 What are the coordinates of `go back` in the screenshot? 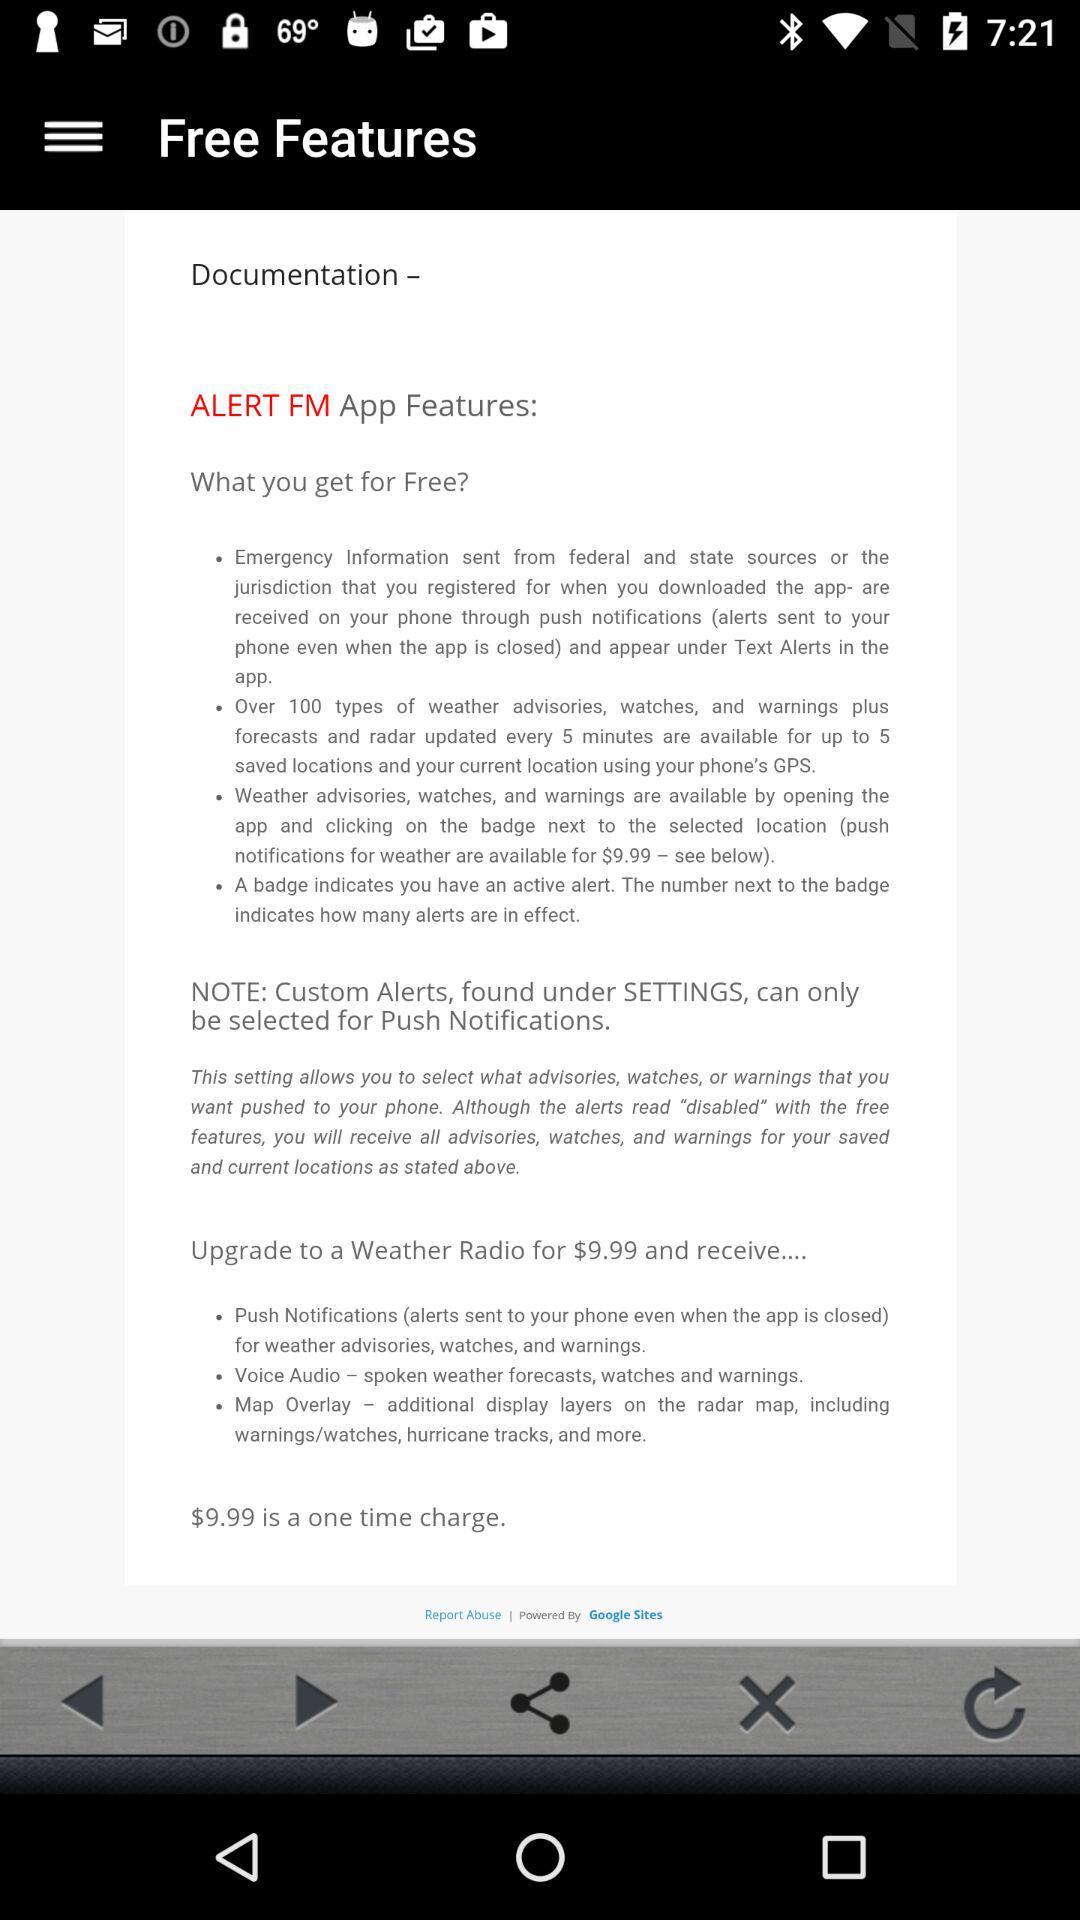 It's located at (84, 1702).